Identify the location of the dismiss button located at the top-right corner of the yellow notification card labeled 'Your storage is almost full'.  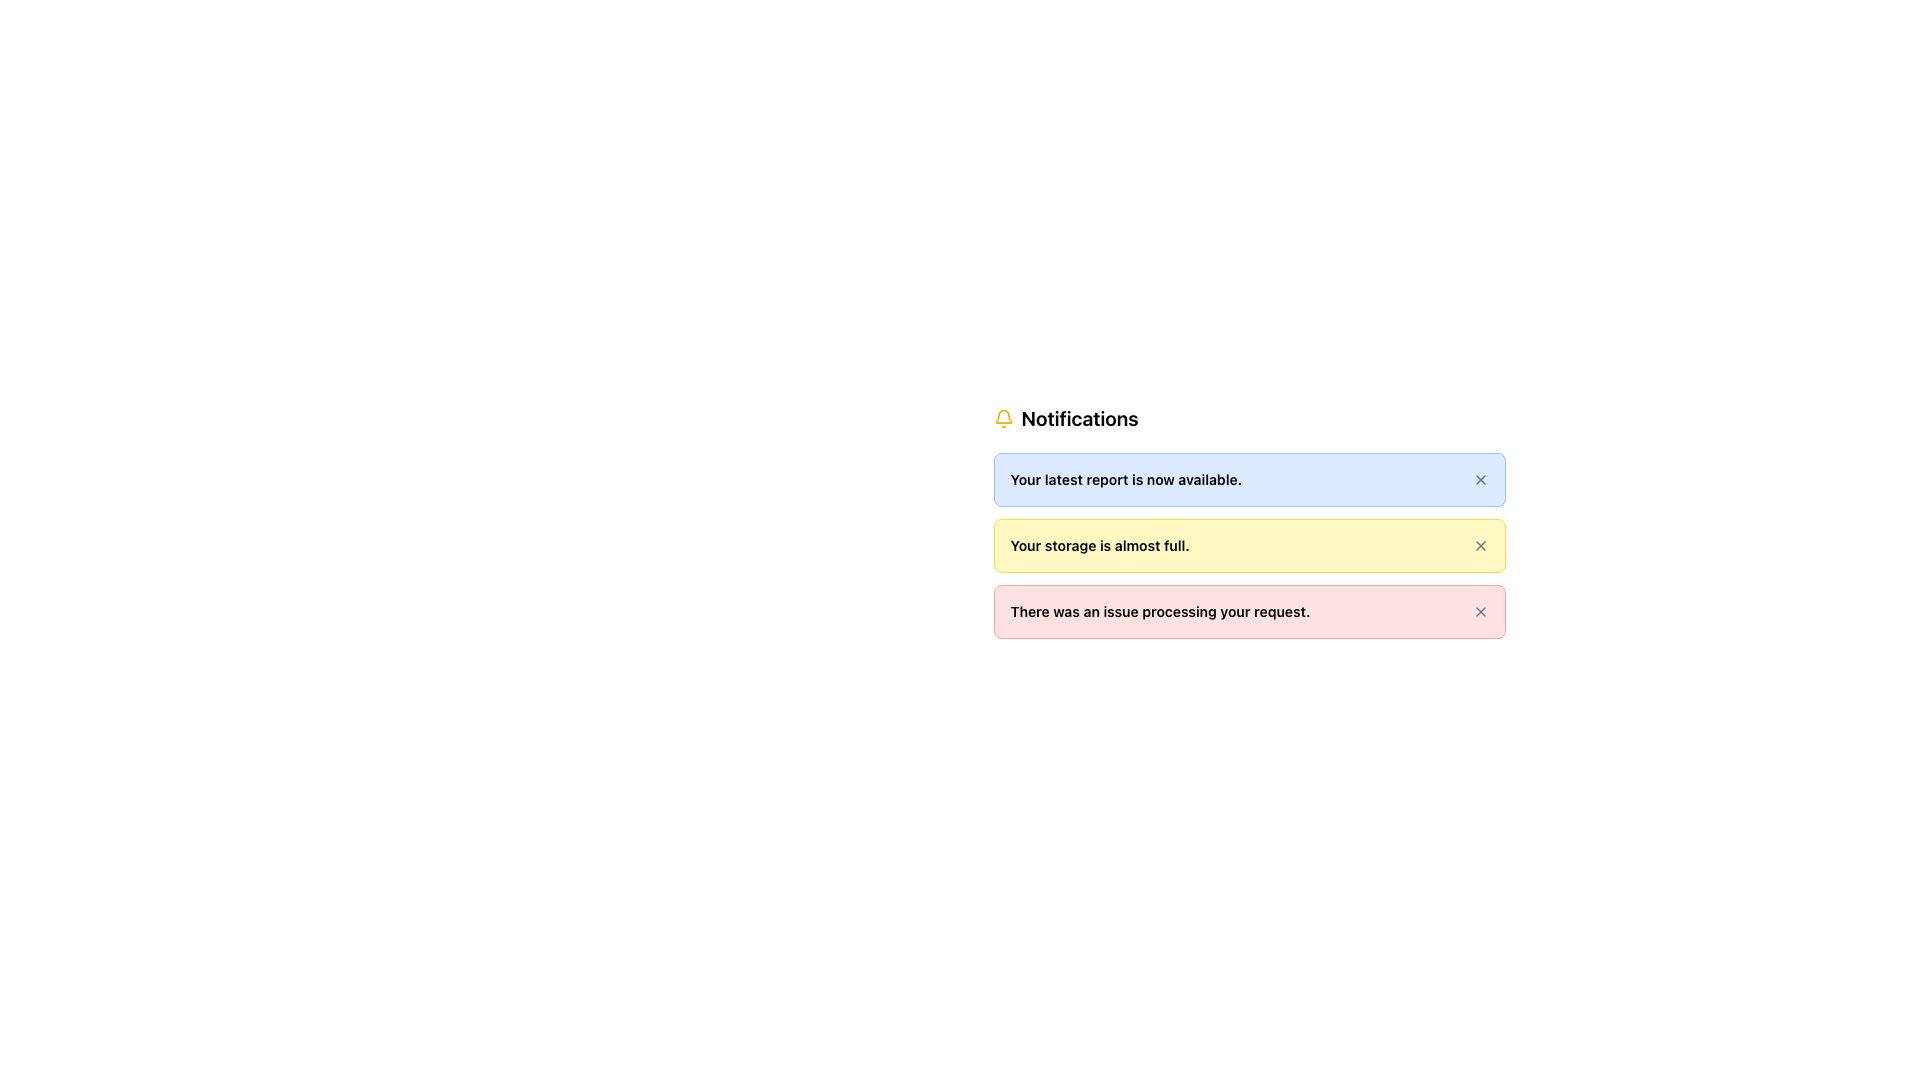
(1480, 546).